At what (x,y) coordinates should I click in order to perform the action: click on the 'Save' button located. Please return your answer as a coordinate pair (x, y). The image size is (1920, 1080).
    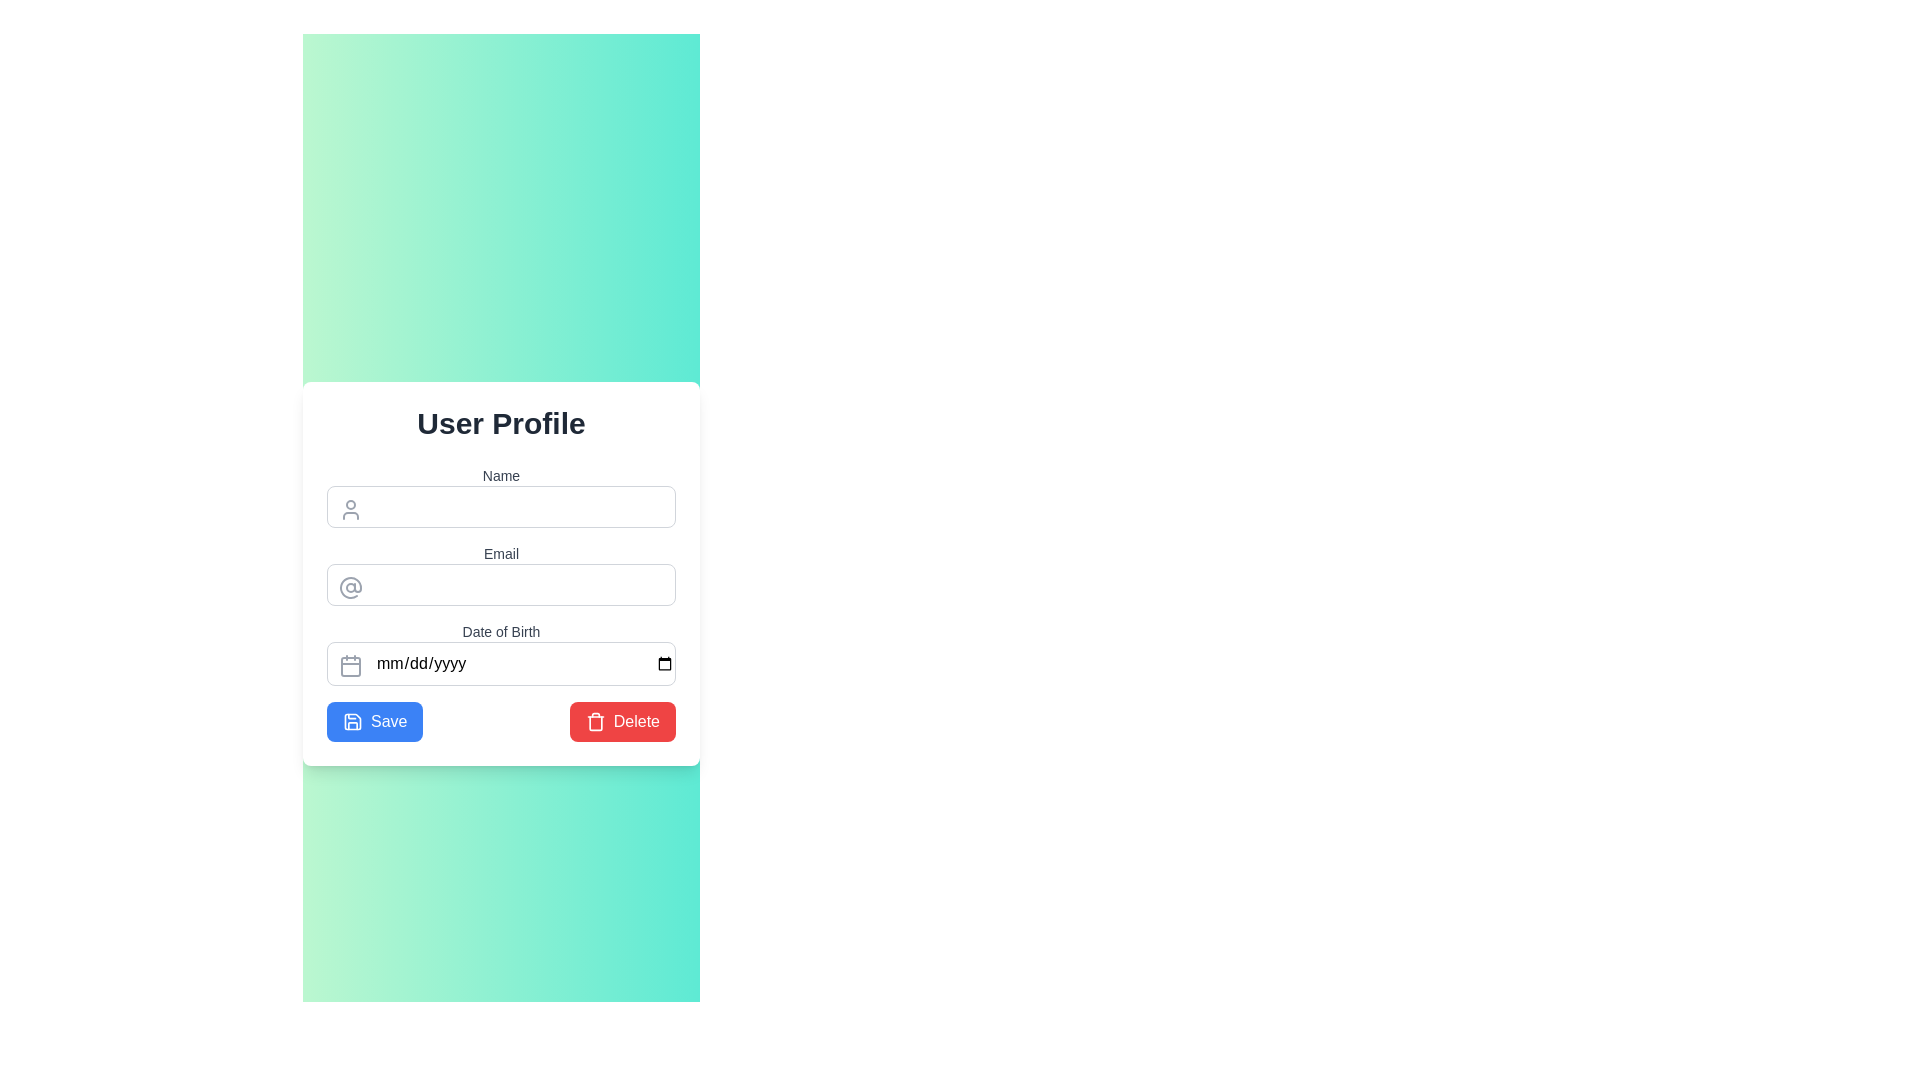
    Looking at the image, I should click on (374, 721).